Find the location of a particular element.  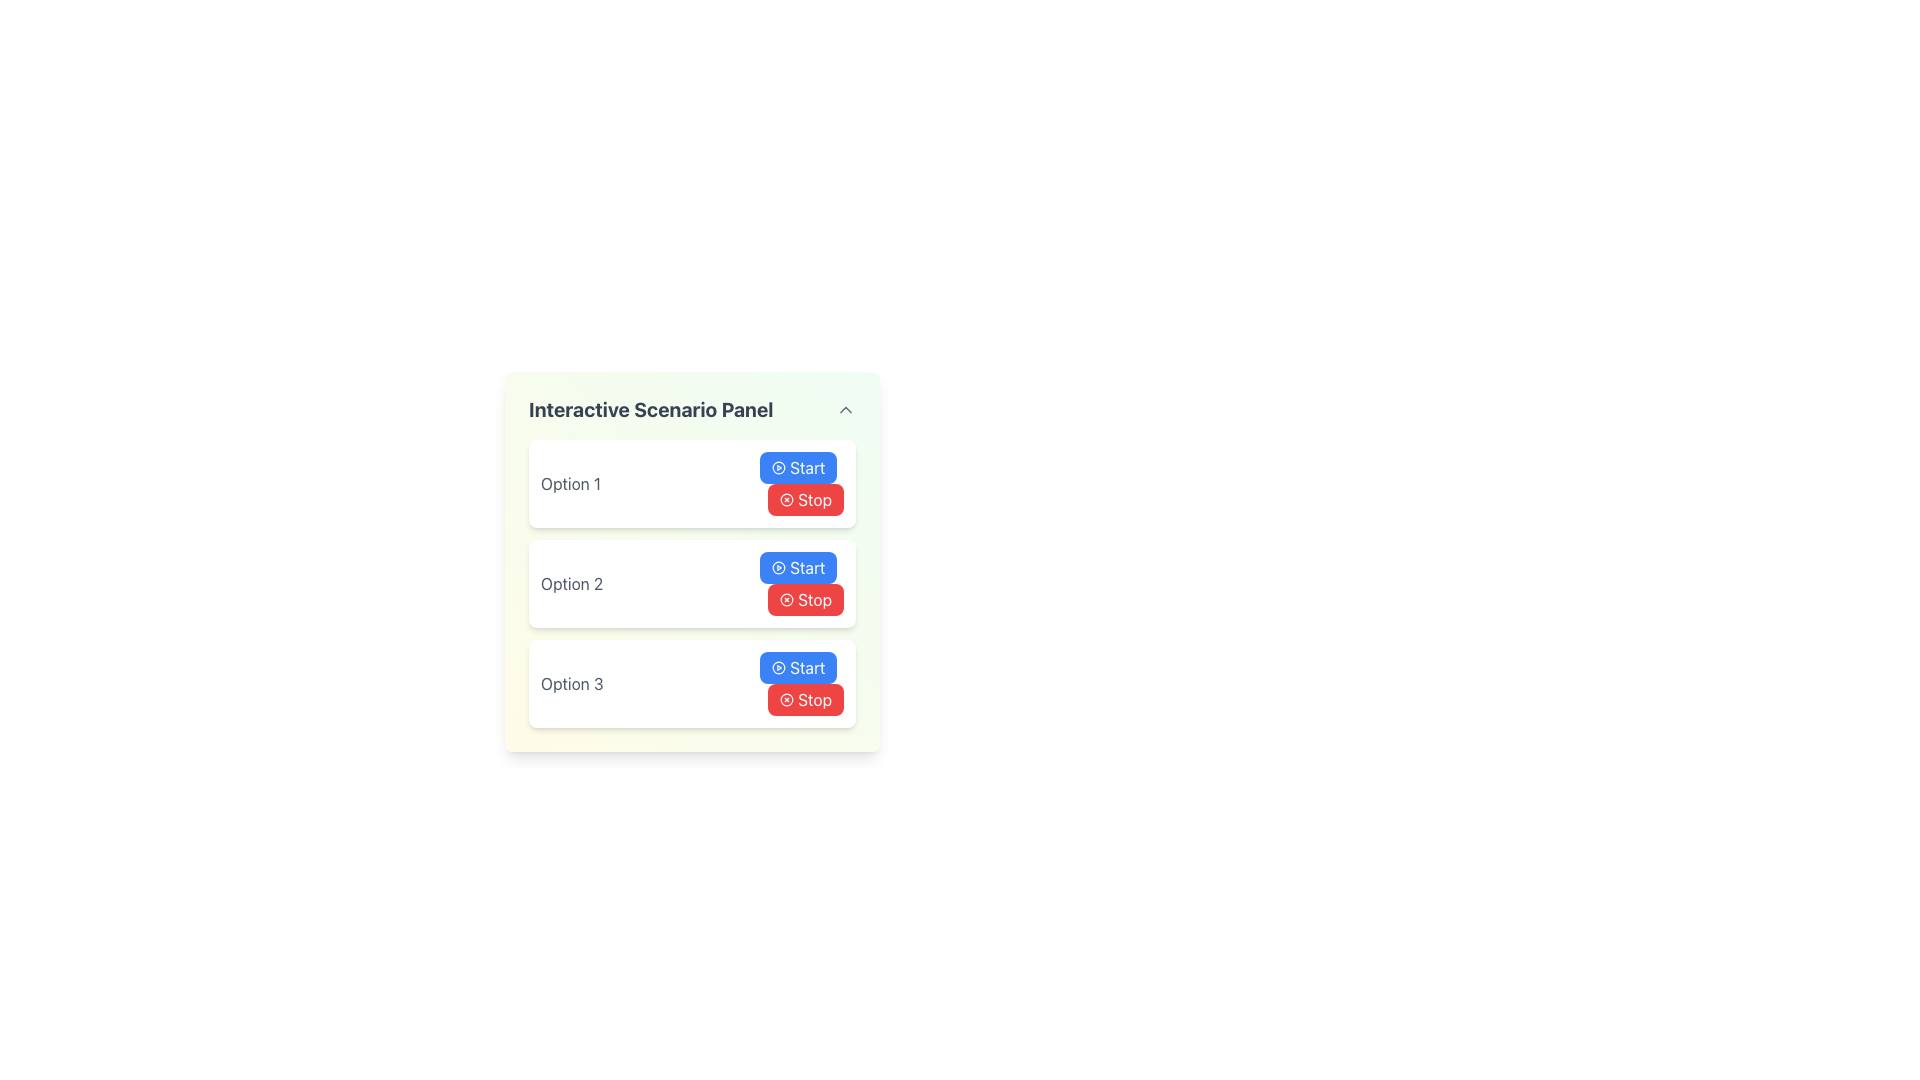

the small blue play circle icon, which is part of the 'Start' button located to the right of the 'Option 2' label in the 'Interactive Scenario Panel' is located at coordinates (778, 567).